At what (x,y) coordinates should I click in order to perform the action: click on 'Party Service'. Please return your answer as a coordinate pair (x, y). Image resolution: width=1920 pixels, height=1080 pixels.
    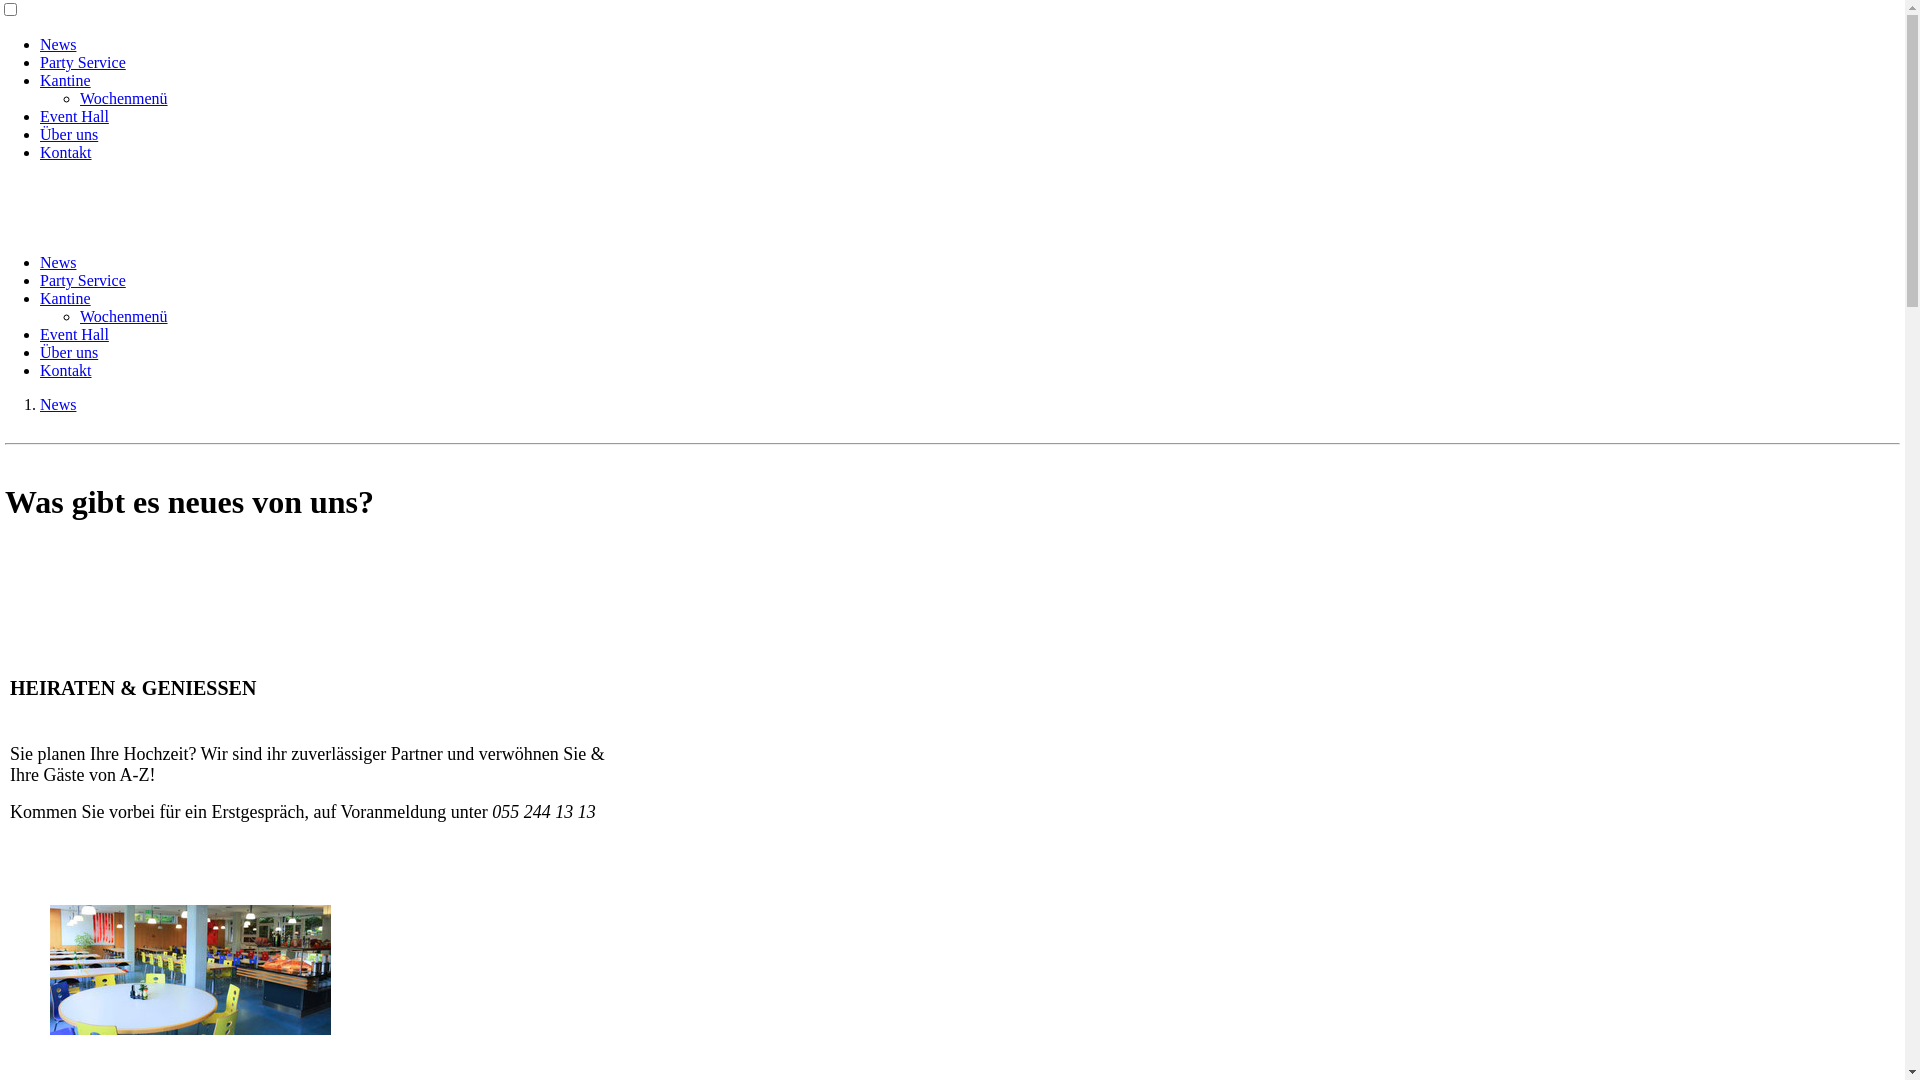
    Looking at the image, I should click on (81, 61).